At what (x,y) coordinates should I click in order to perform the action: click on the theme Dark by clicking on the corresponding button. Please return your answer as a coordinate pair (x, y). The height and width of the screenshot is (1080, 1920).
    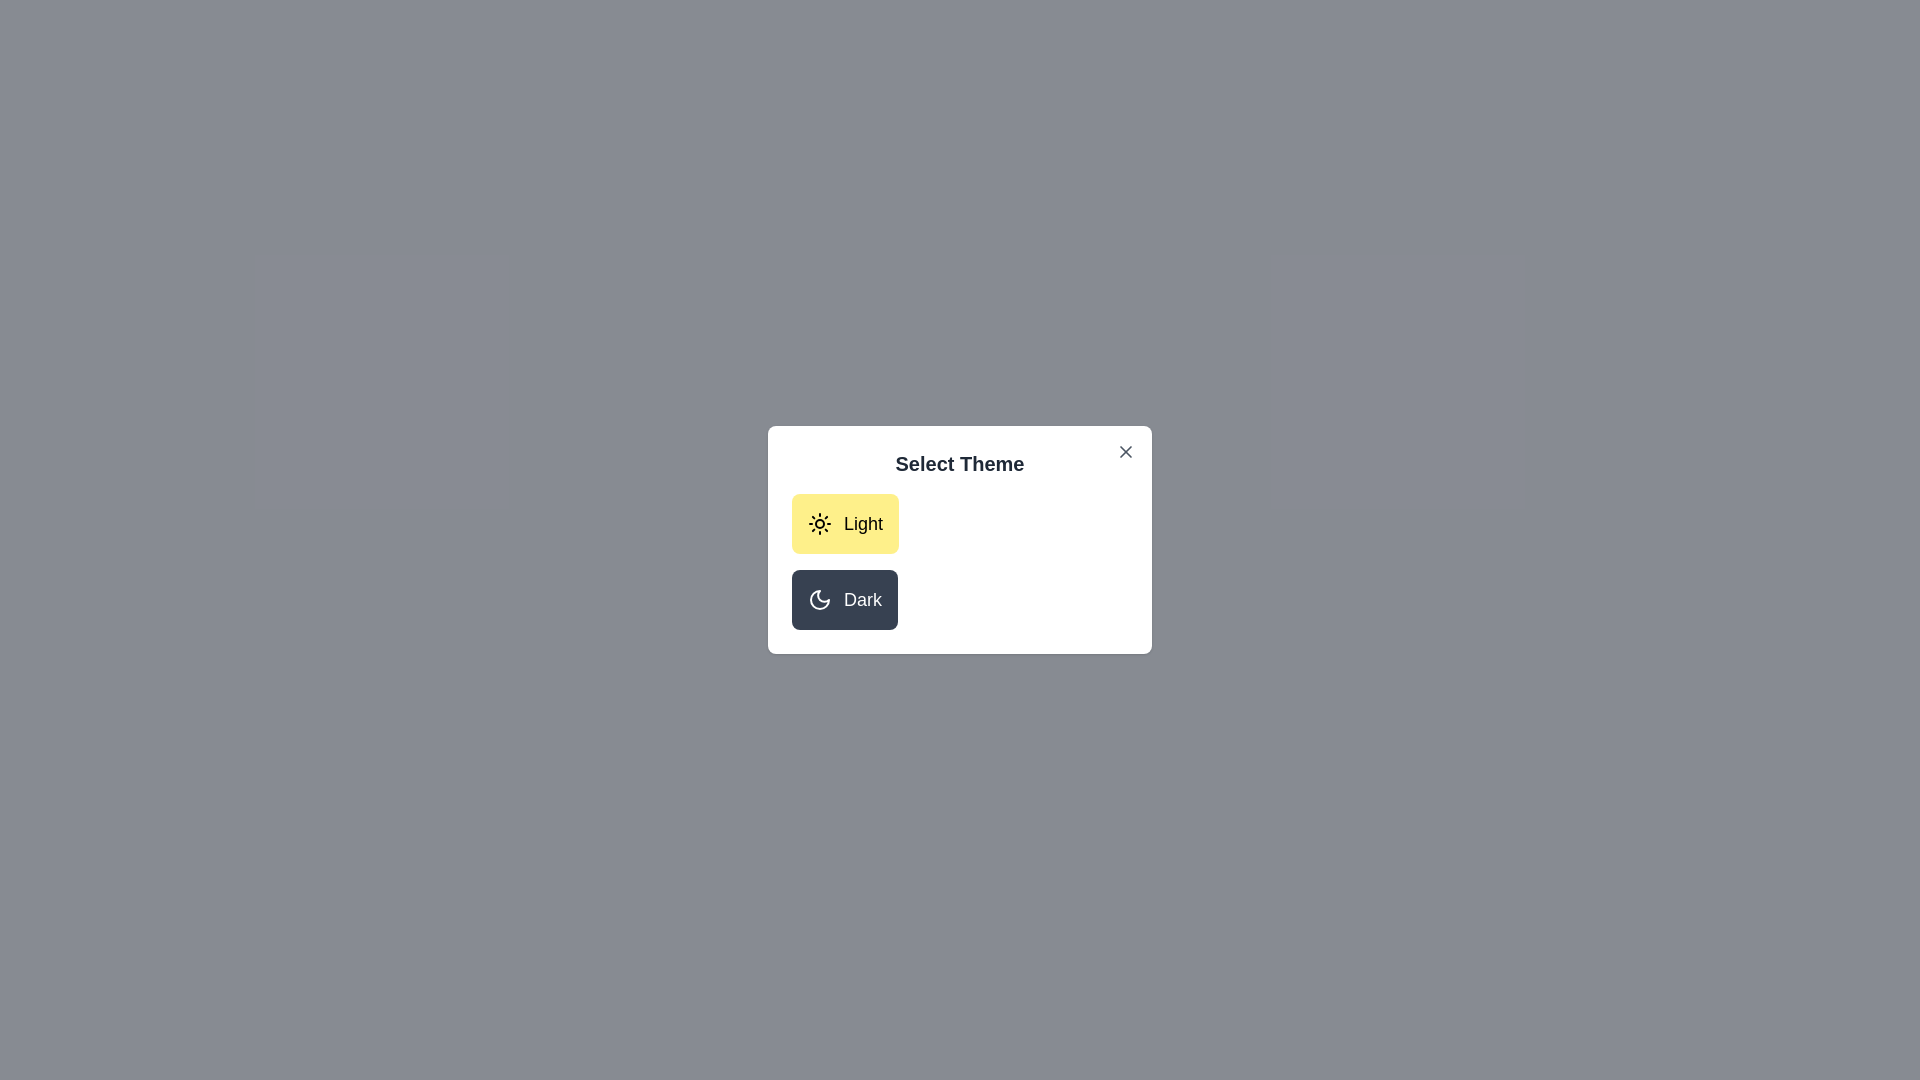
    Looking at the image, I should click on (844, 599).